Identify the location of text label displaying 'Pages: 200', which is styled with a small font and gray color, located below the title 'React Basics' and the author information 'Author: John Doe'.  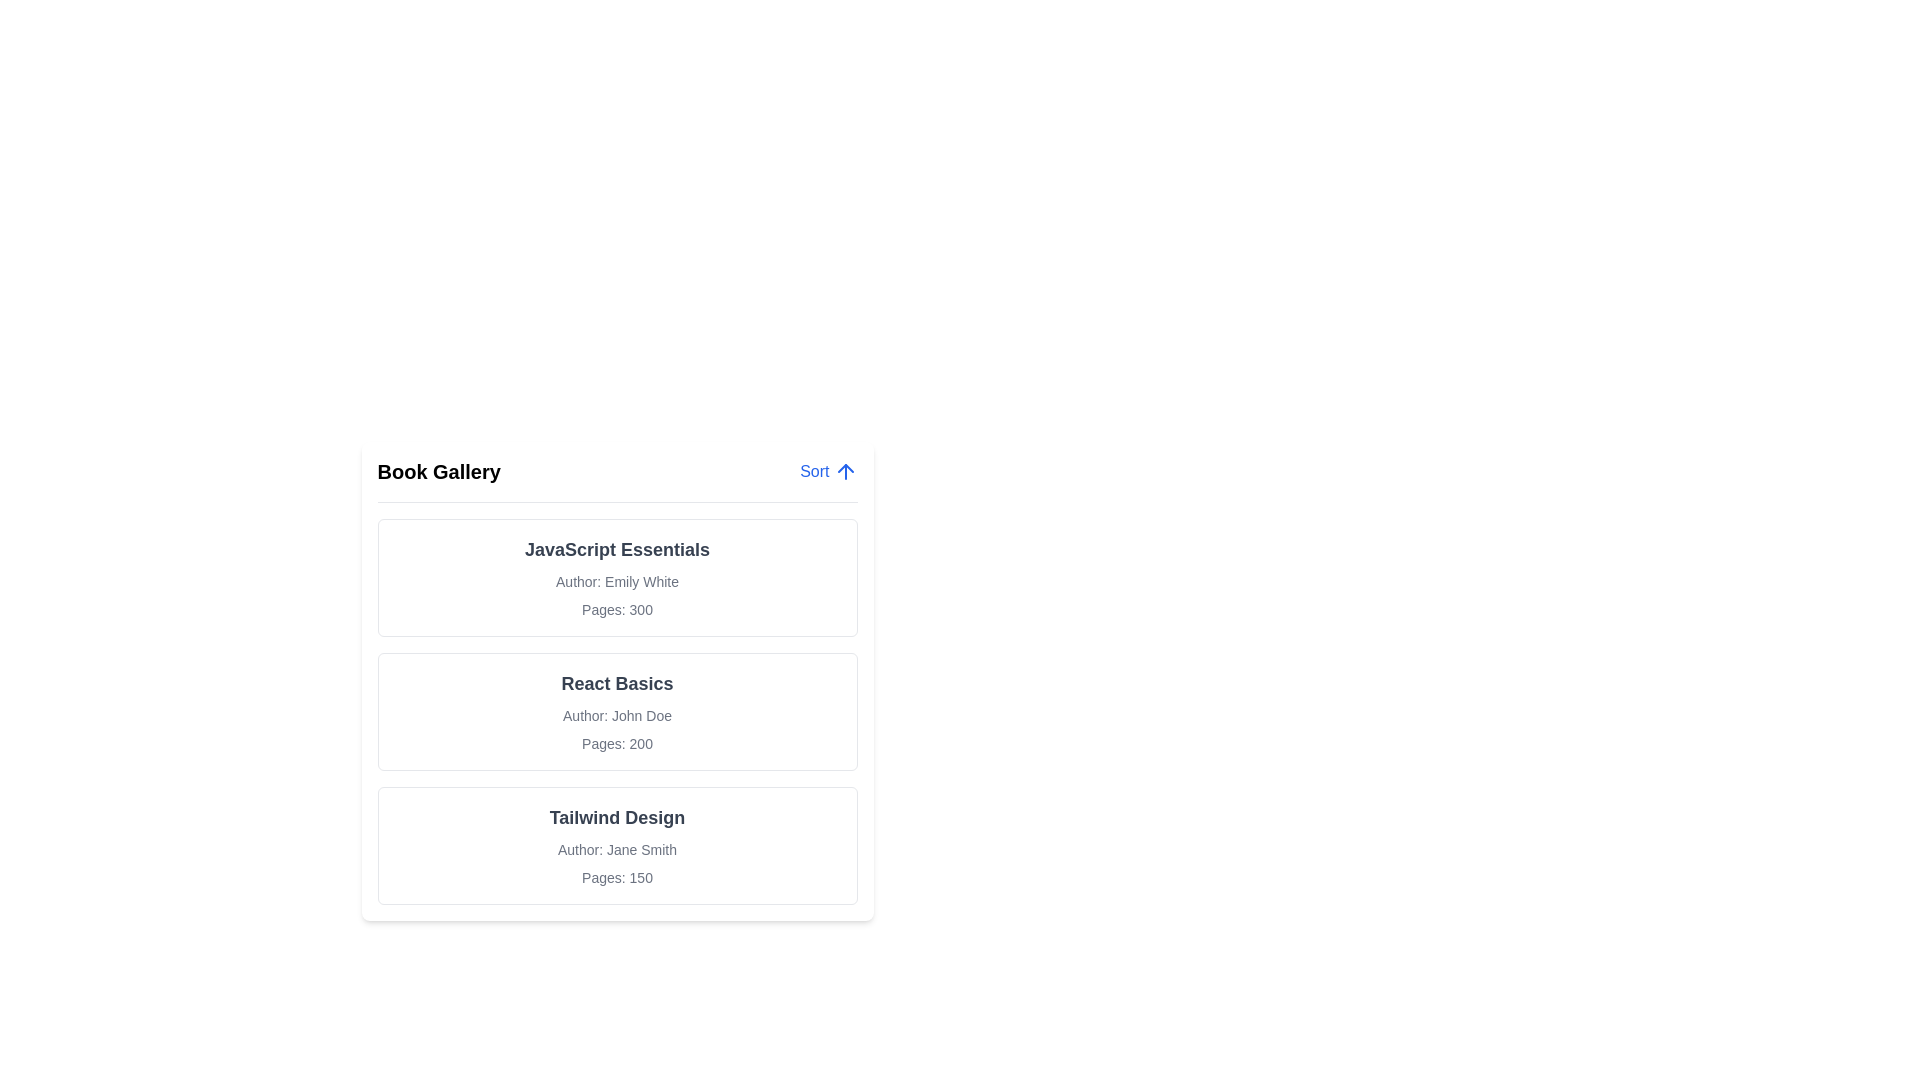
(616, 744).